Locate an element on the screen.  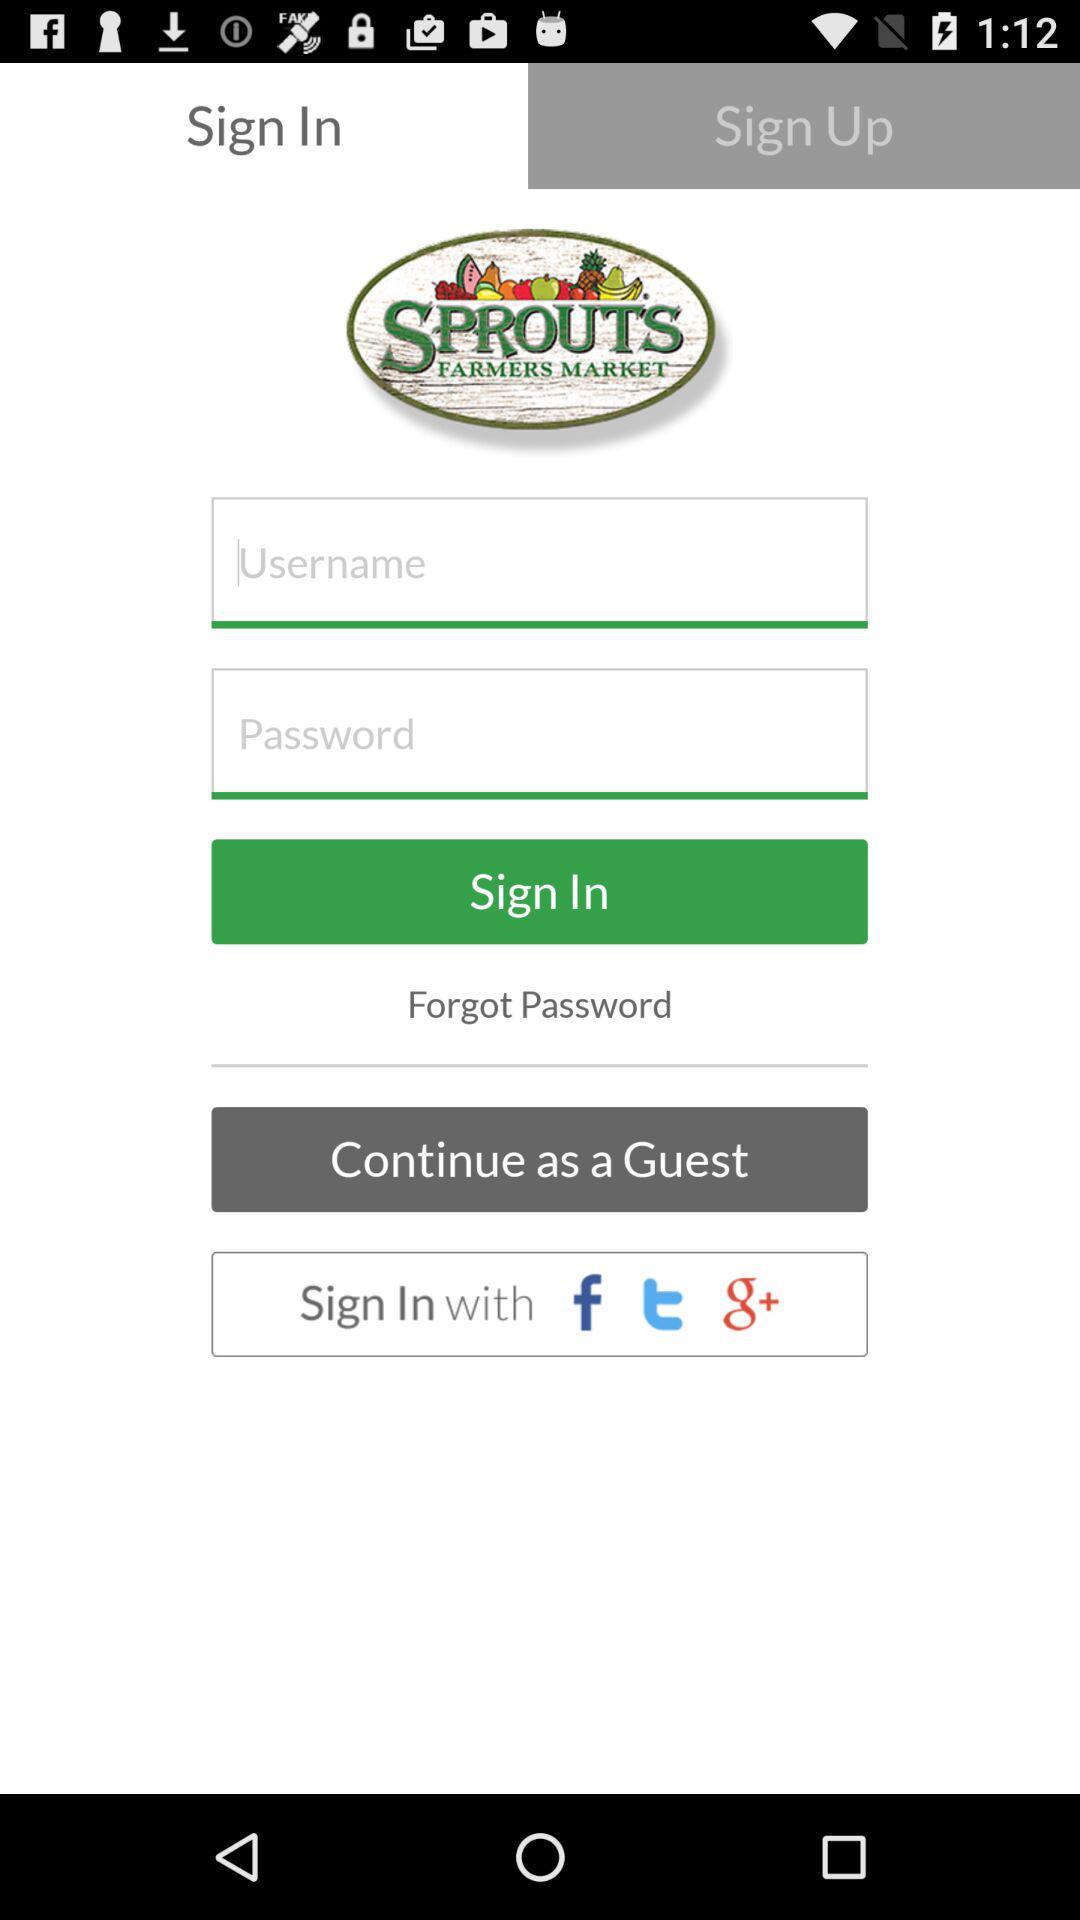
the button at the top right corner is located at coordinates (802, 124).